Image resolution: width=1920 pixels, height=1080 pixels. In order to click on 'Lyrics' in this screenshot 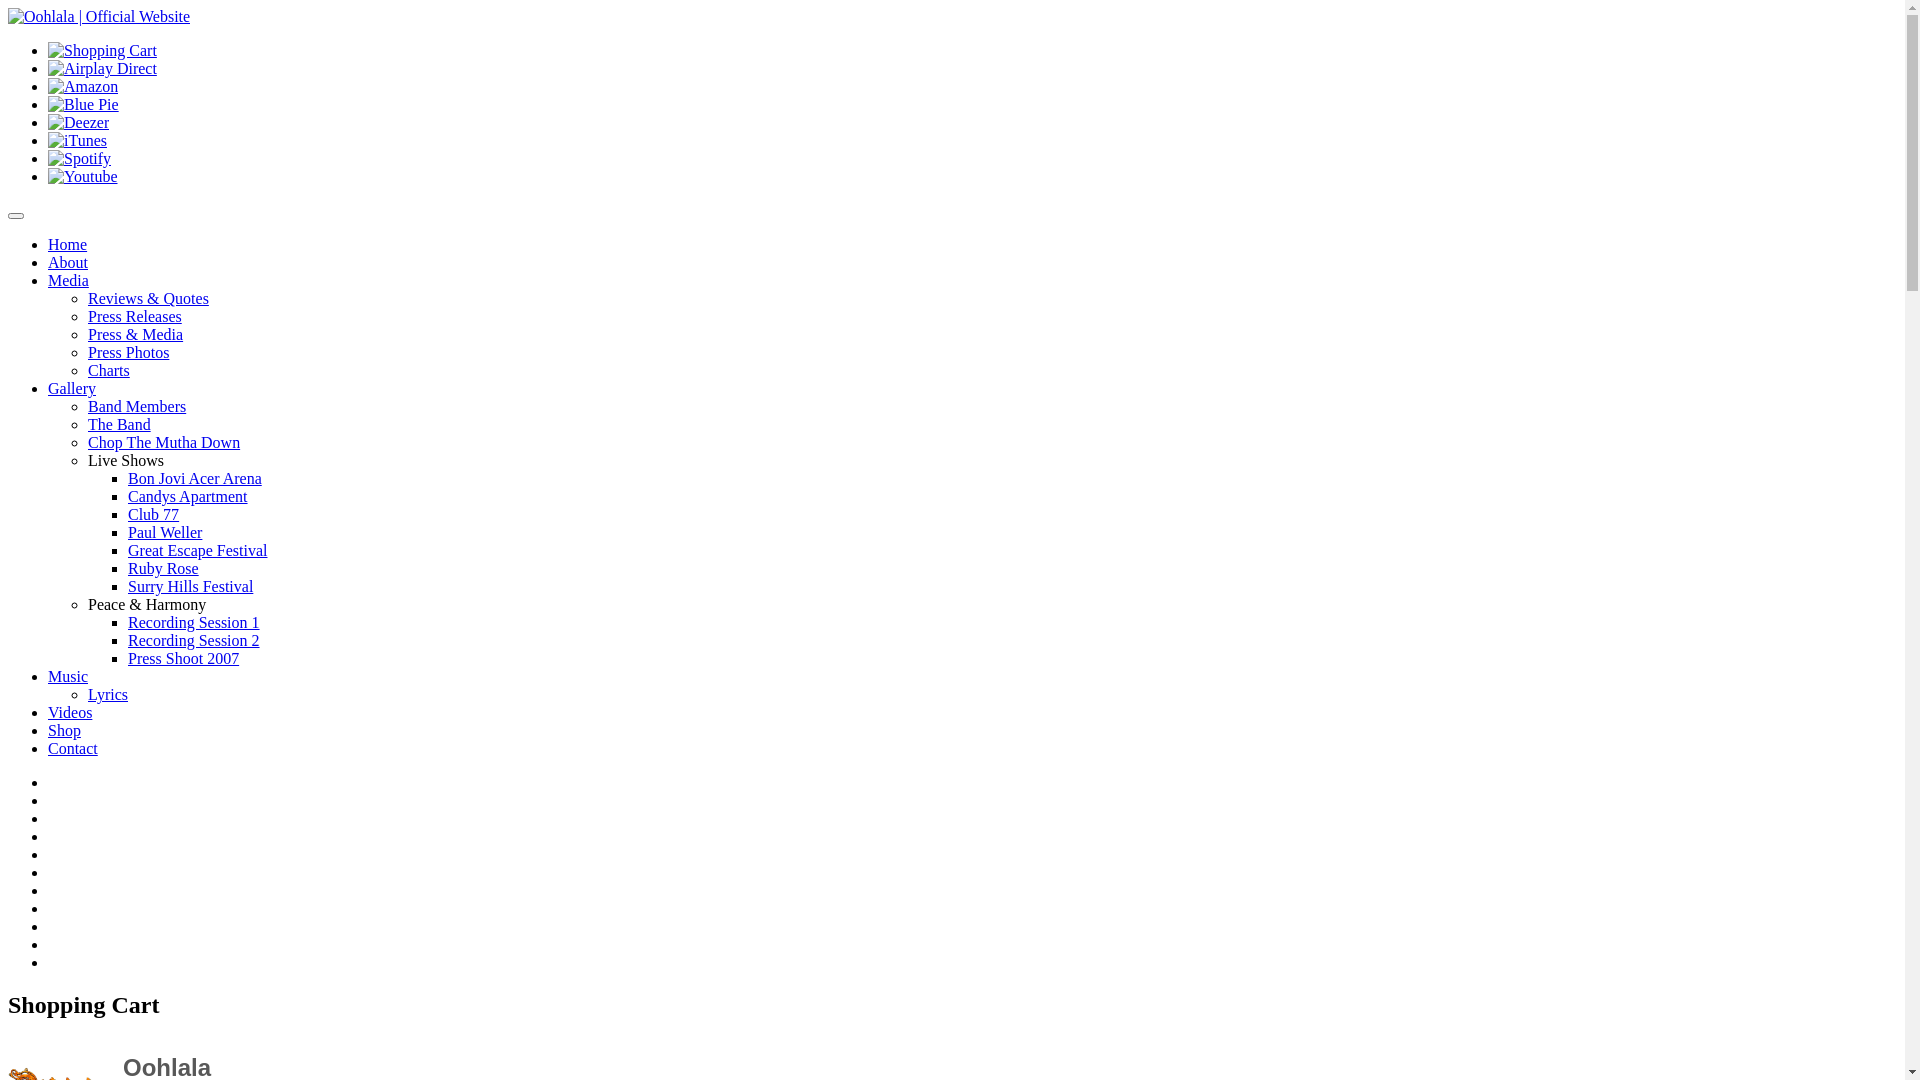, I will do `click(86, 693)`.